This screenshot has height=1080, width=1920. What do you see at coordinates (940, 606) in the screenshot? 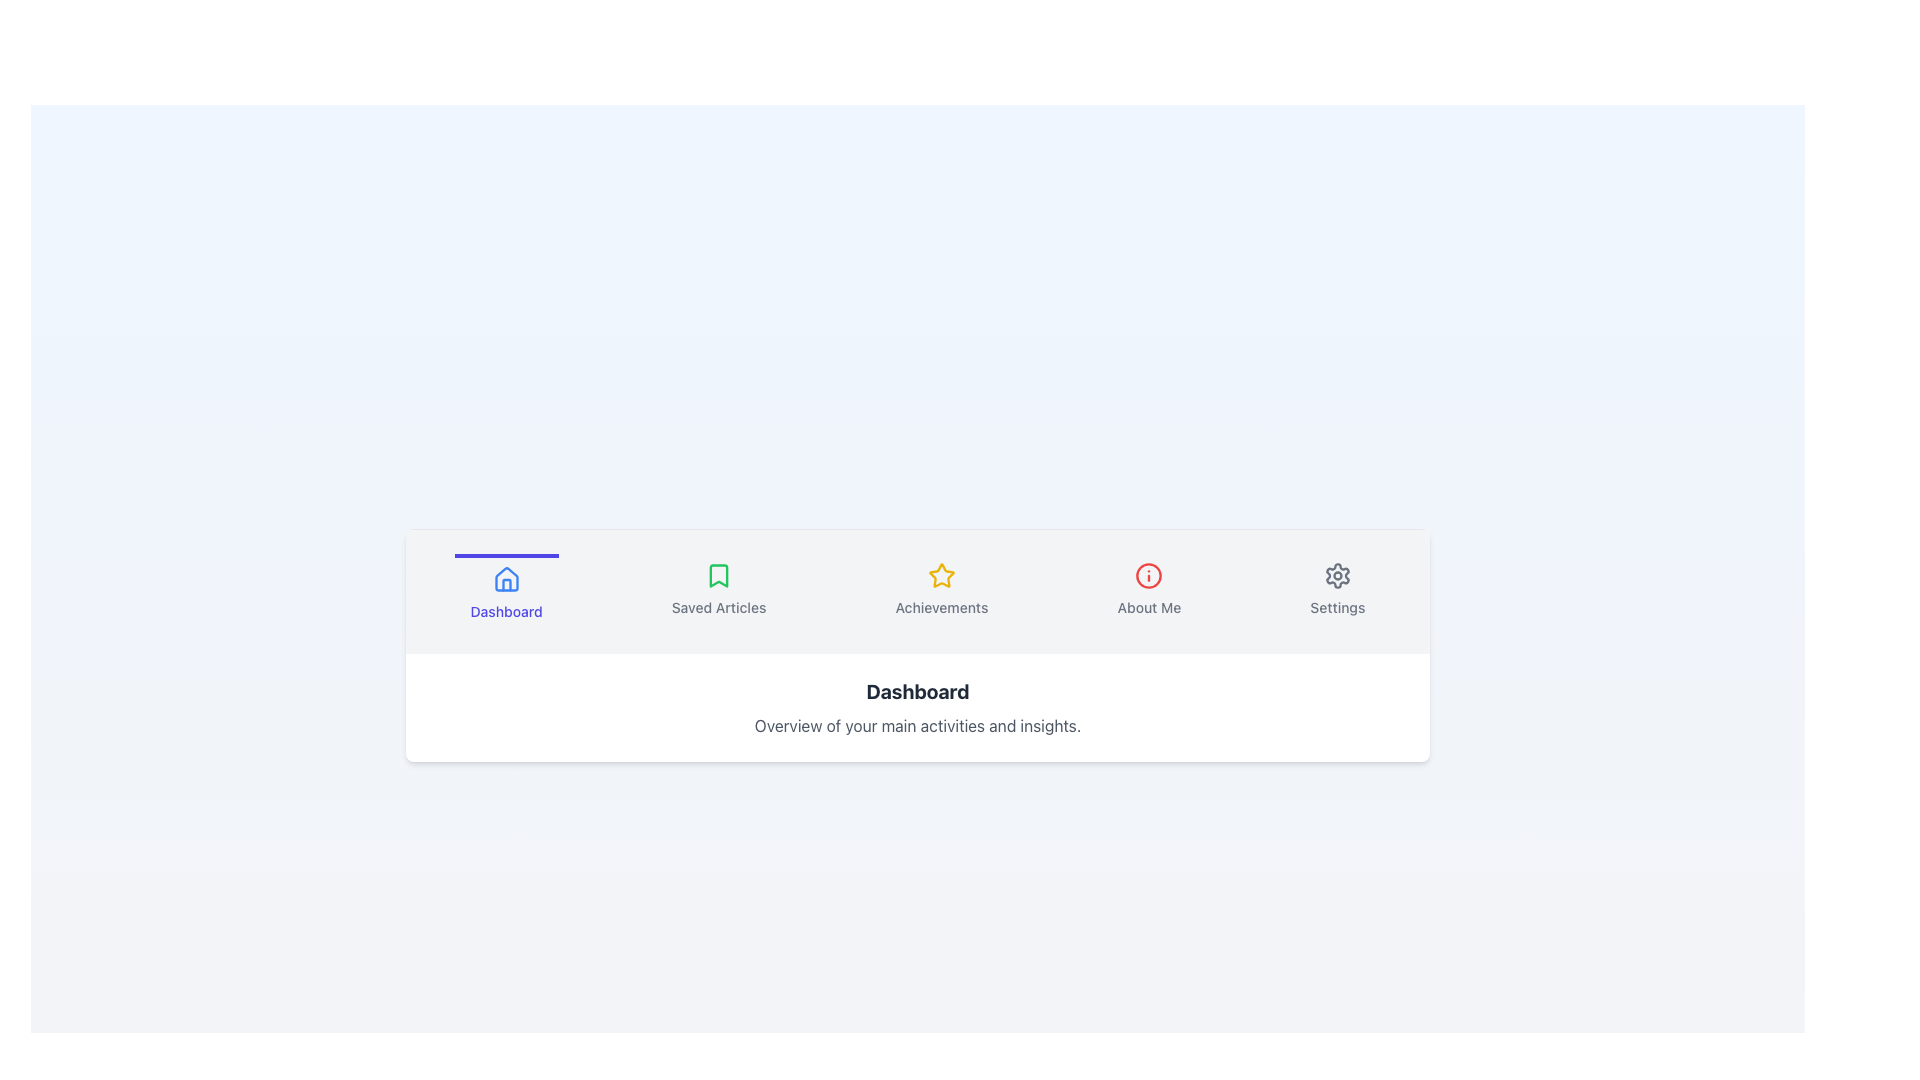
I see `the 'Achievements' text label located in the navigation bar, which is styled with a medium-weight font and positioned below the yellow star icon` at bounding box center [940, 606].